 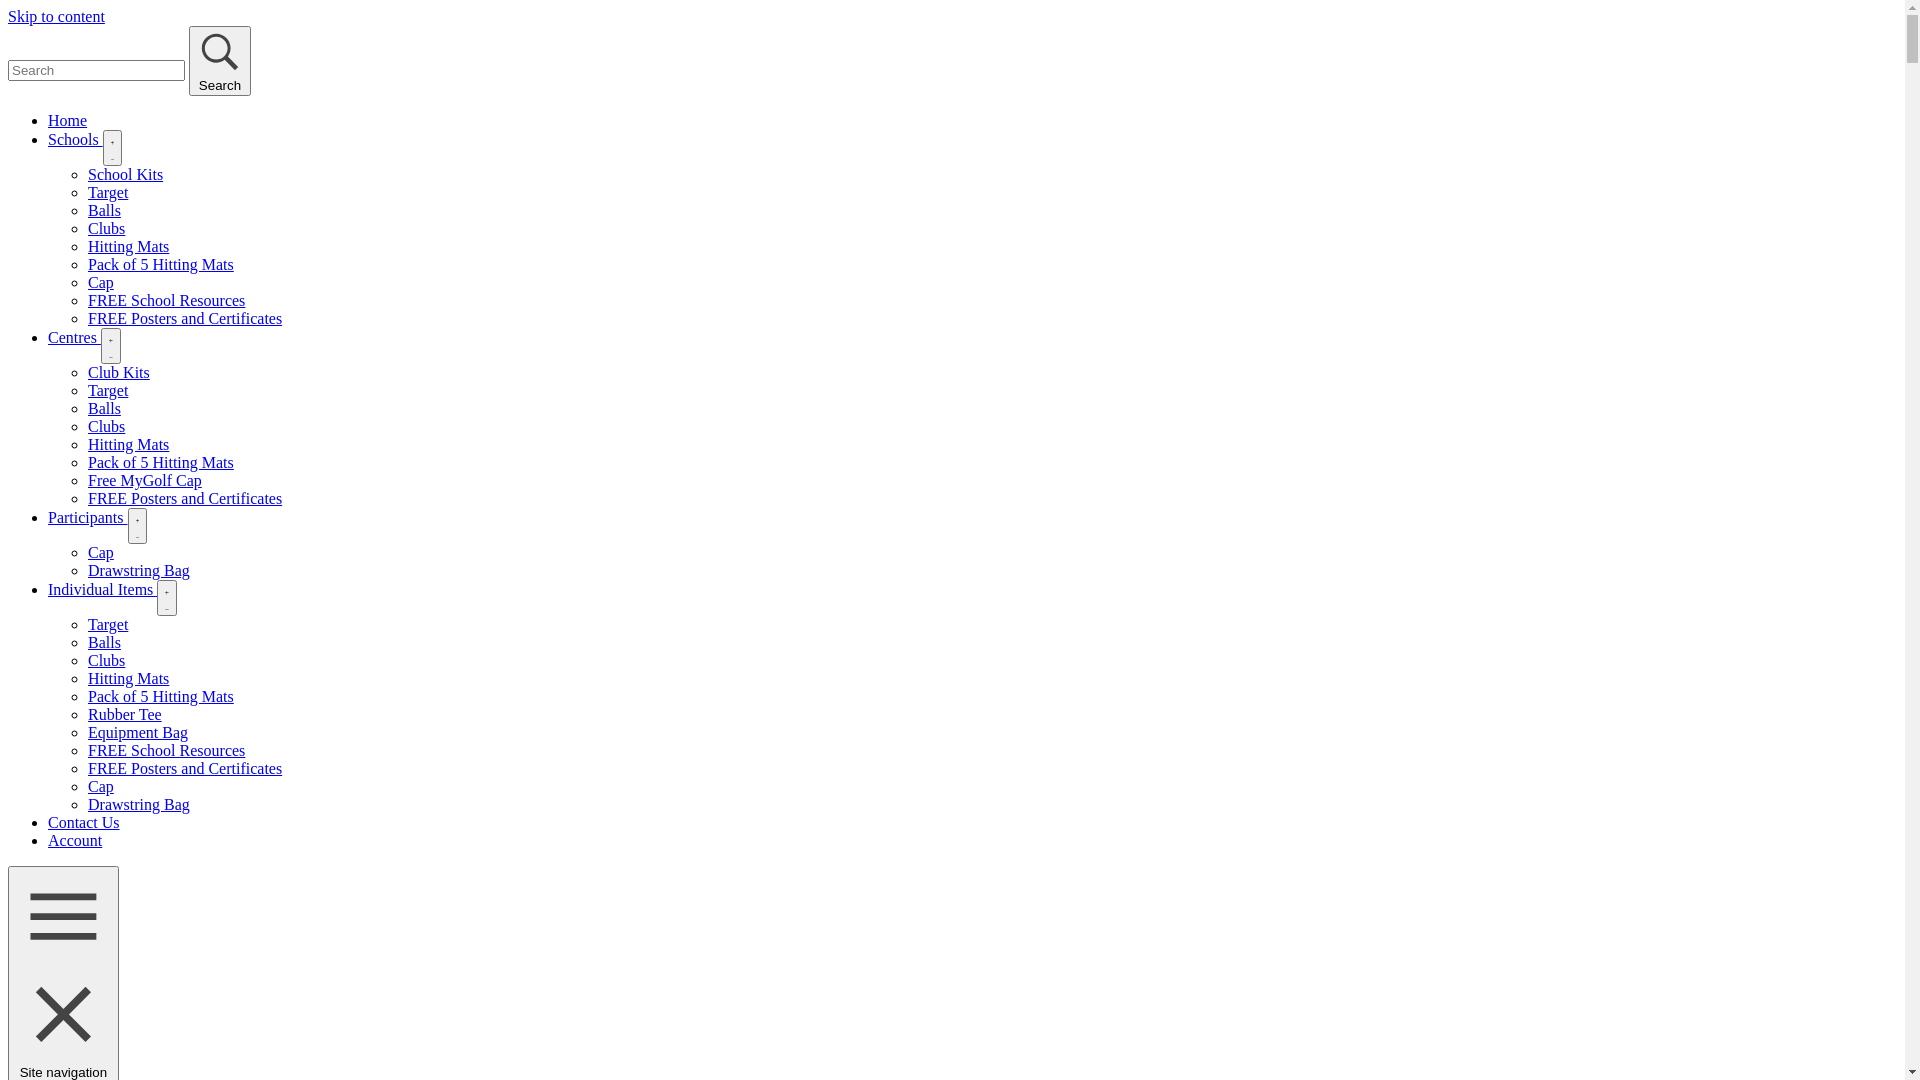 What do you see at coordinates (106, 623) in the screenshot?
I see `'Target'` at bounding box center [106, 623].